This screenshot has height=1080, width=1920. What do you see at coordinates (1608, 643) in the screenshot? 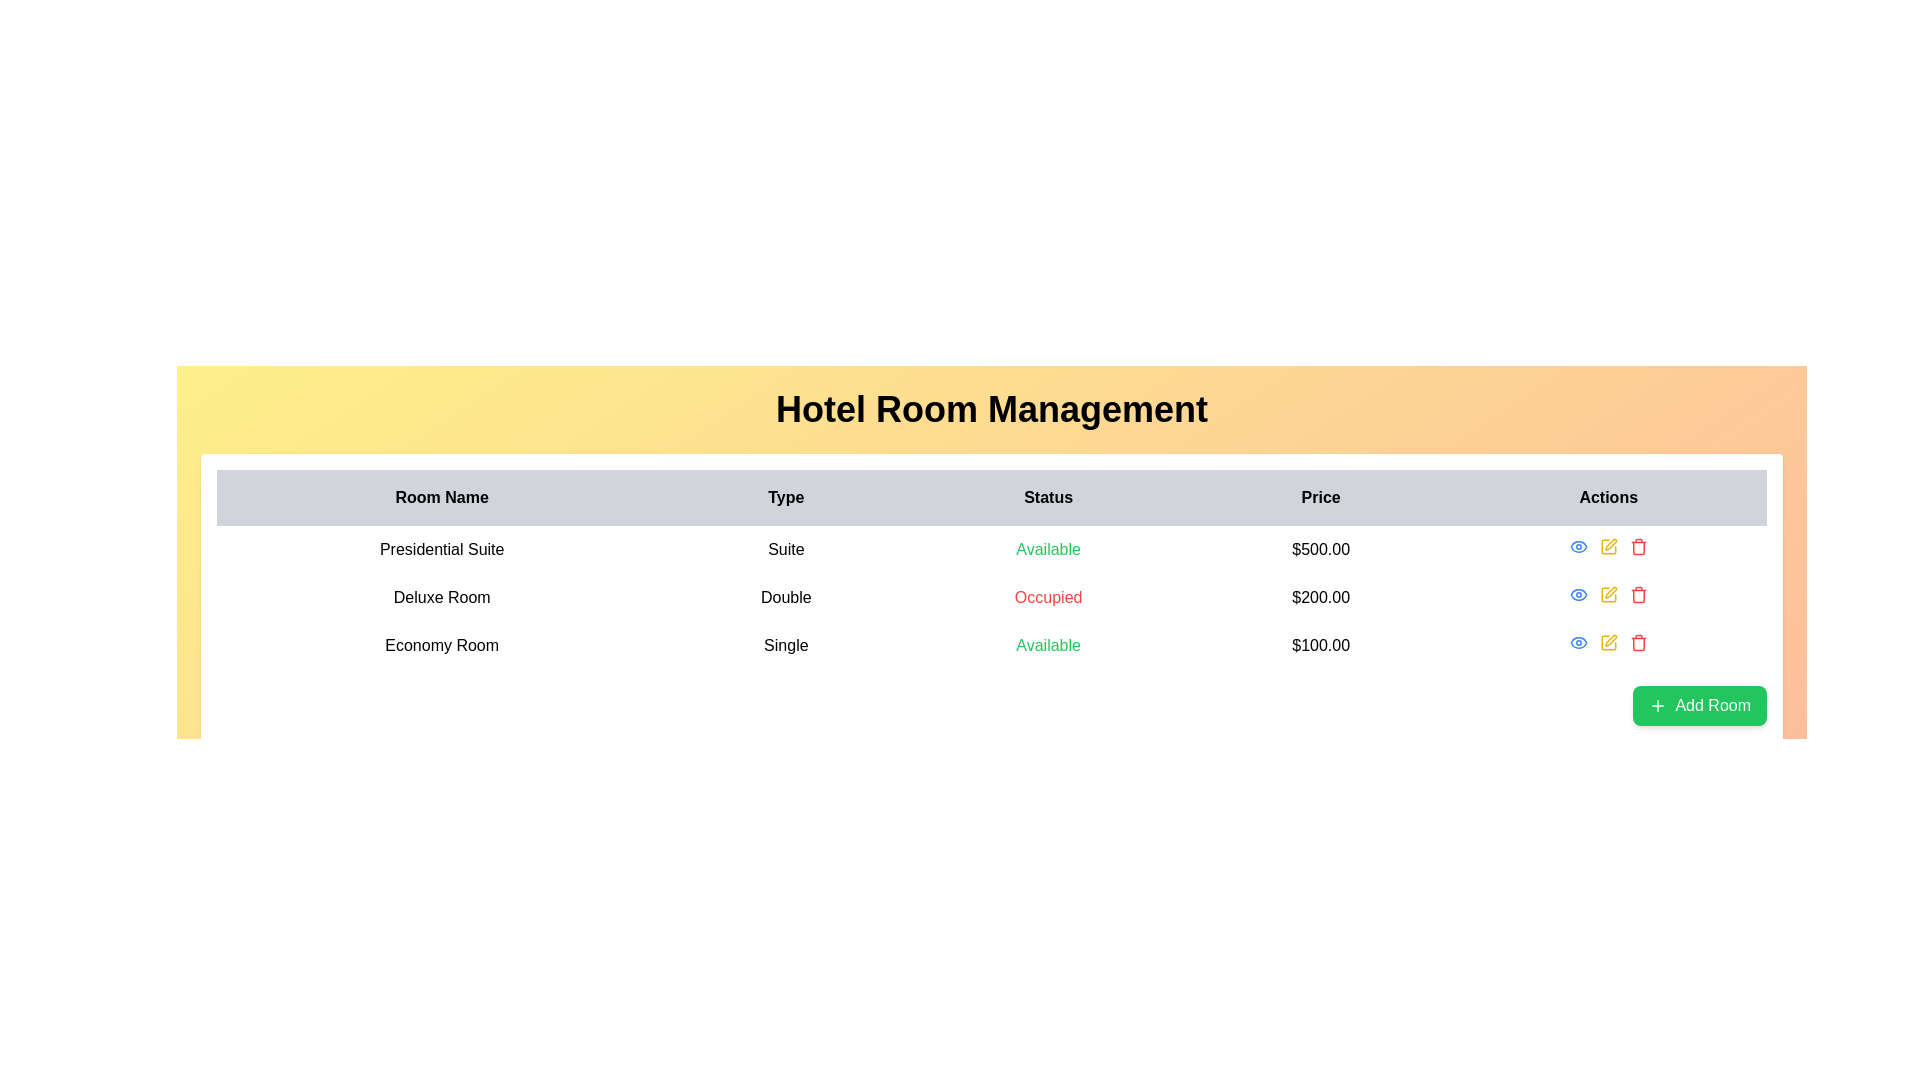
I see `the edit icon located in the 'Actions' column of the table row for 'Economy Room', which is the second icon from the left` at bounding box center [1608, 643].